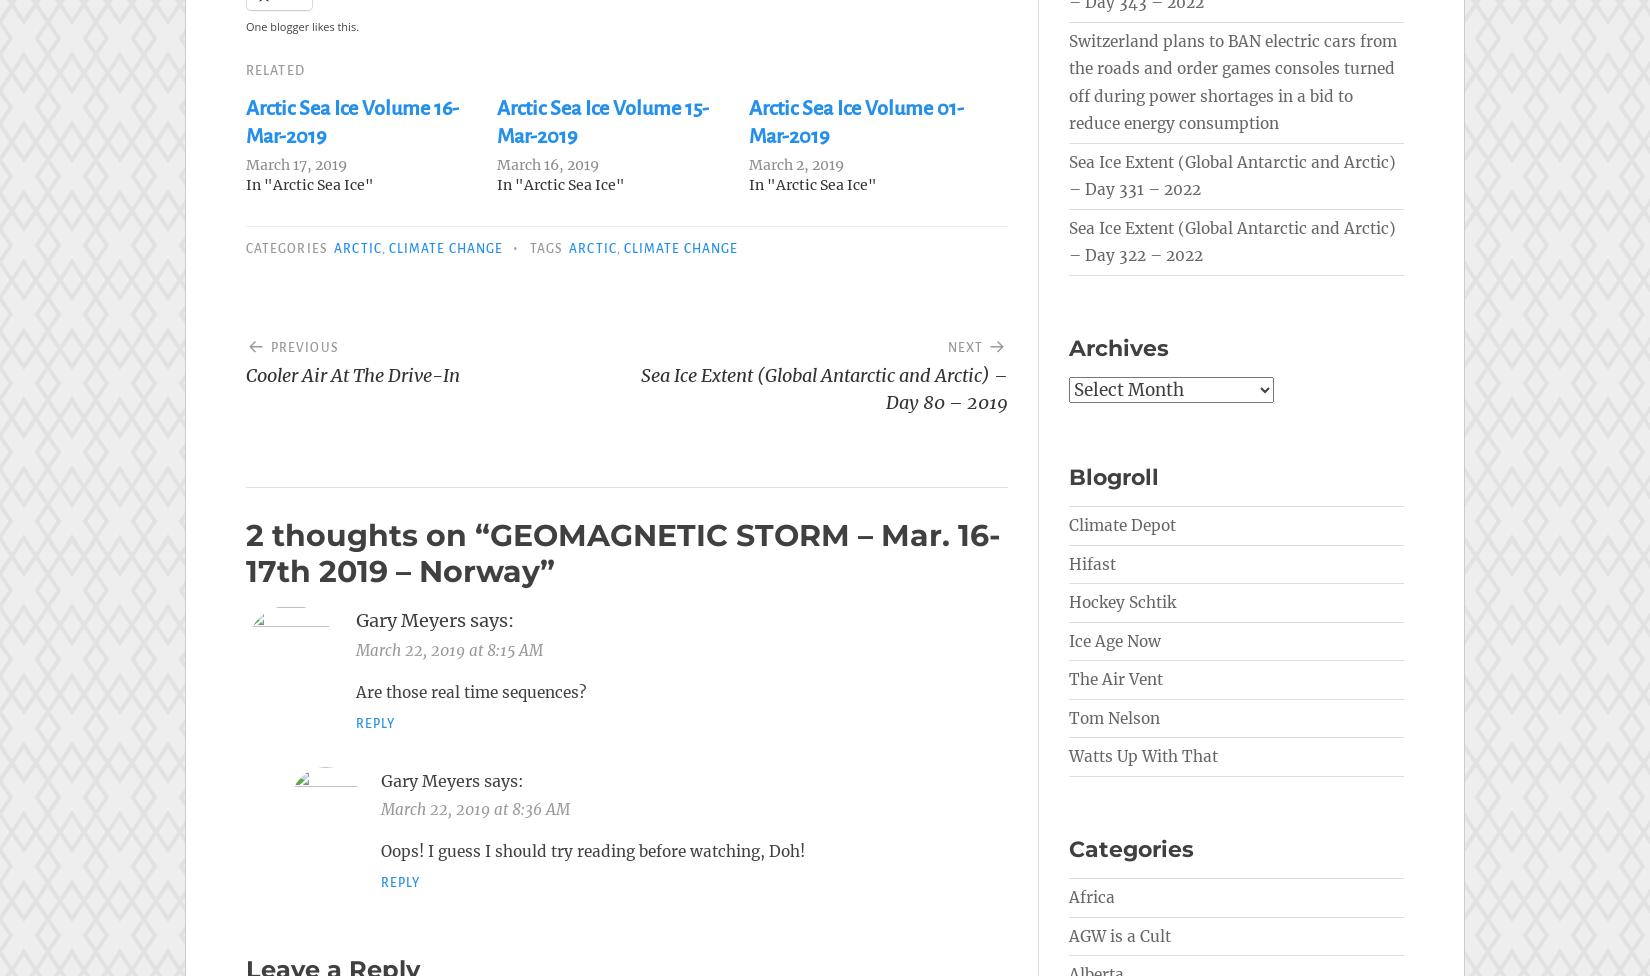  What do you see at coordinates (1115, 639) in the screenshot?
I see `'Ice Age Now'` at bounding box center [1115, 639].